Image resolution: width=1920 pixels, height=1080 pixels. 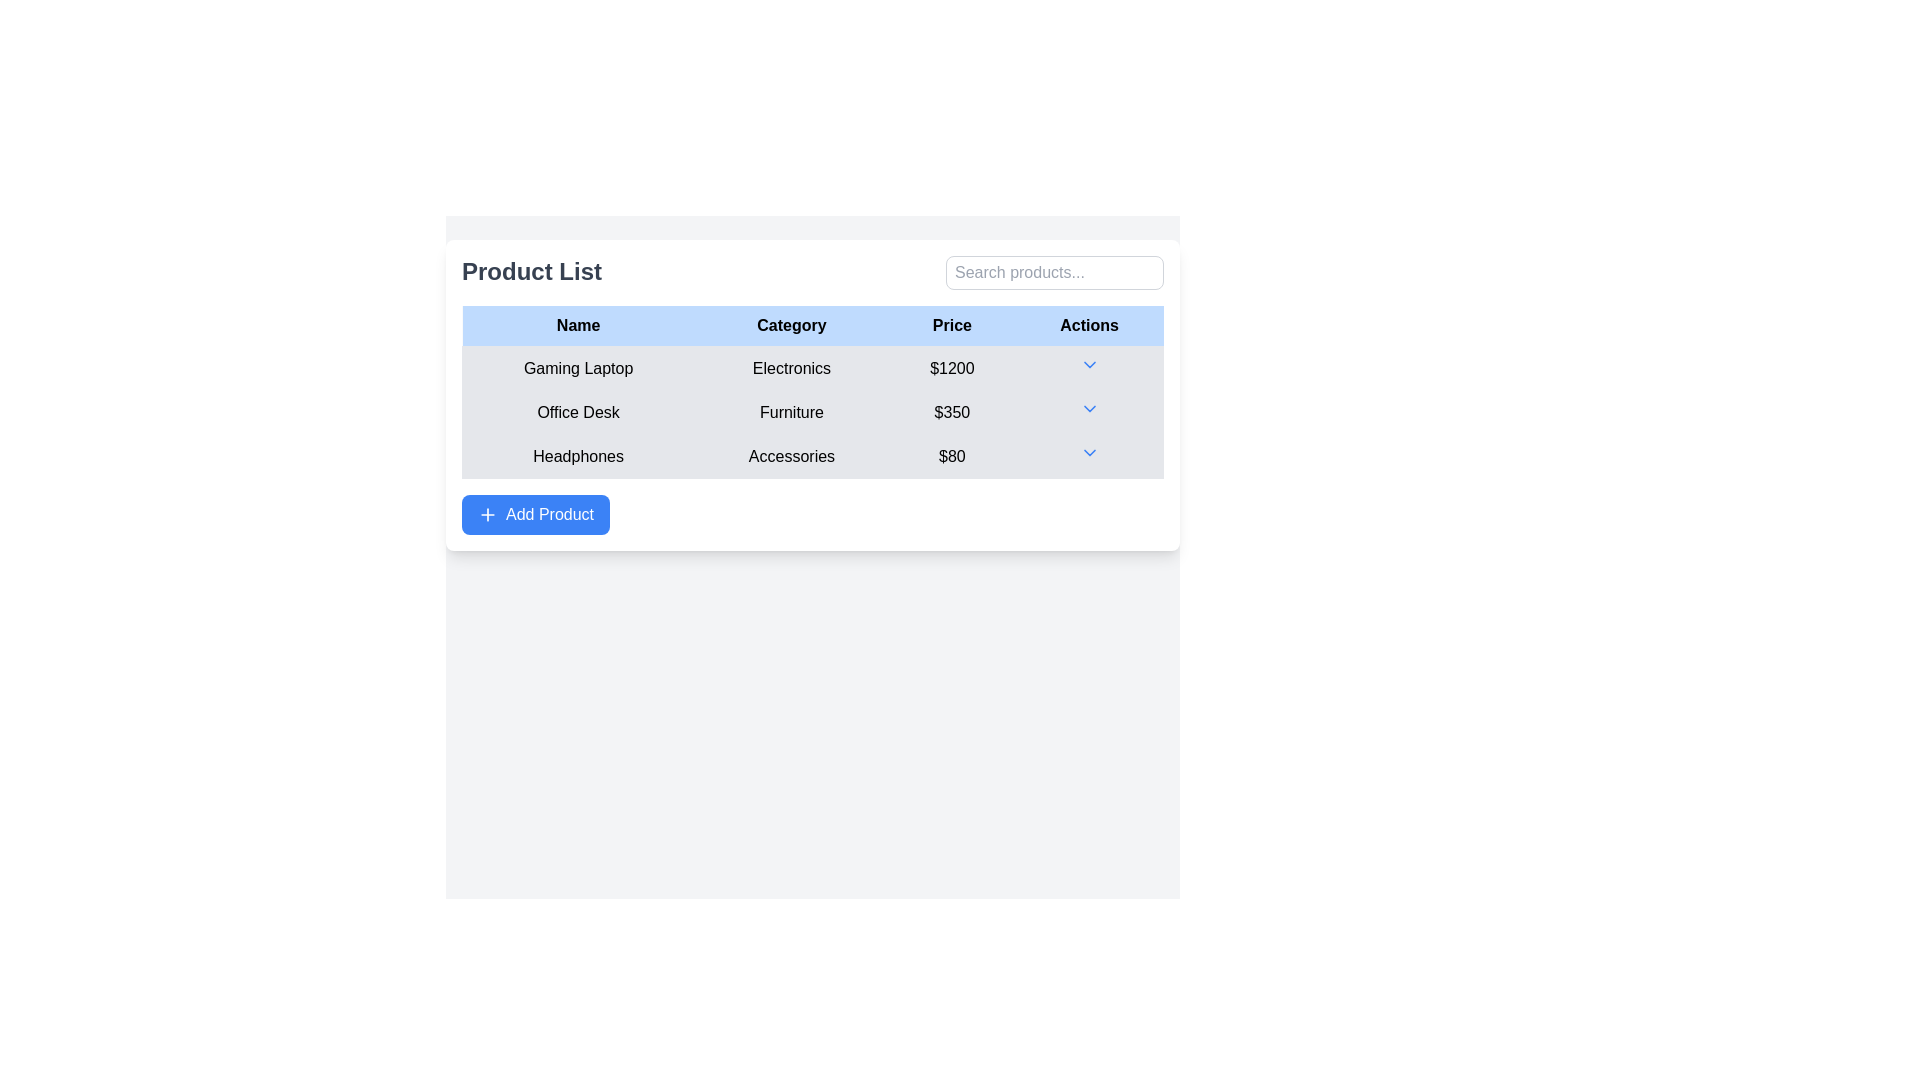 What do you see at coordinates (1088, 452) in the screenshot?
I see `the small blue downward-pointing chevron icon indicating a dropdown option under the 'Actions' column for the 'Headphones' entry in the 'Product List' table` at bounding box center [1088, 452].